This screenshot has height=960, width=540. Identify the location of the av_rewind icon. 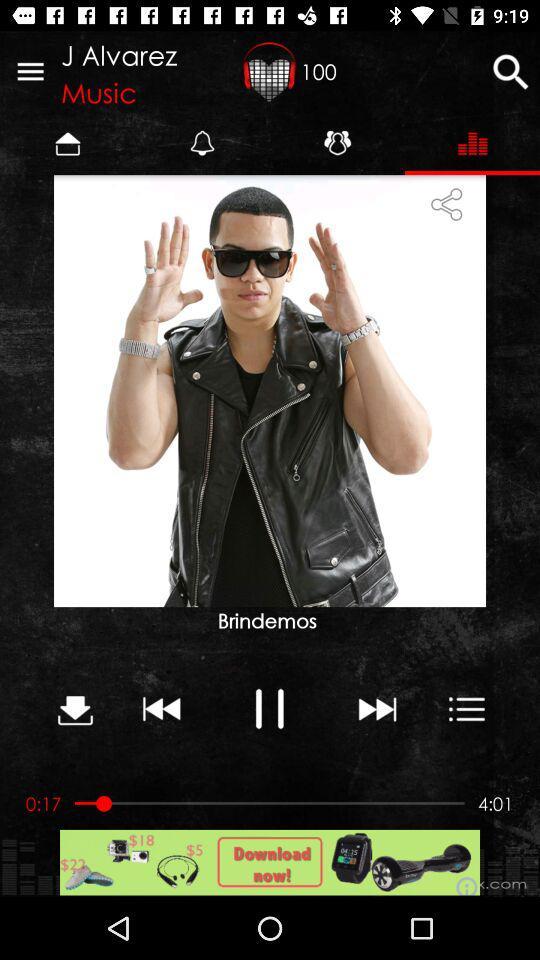
(161, 708).